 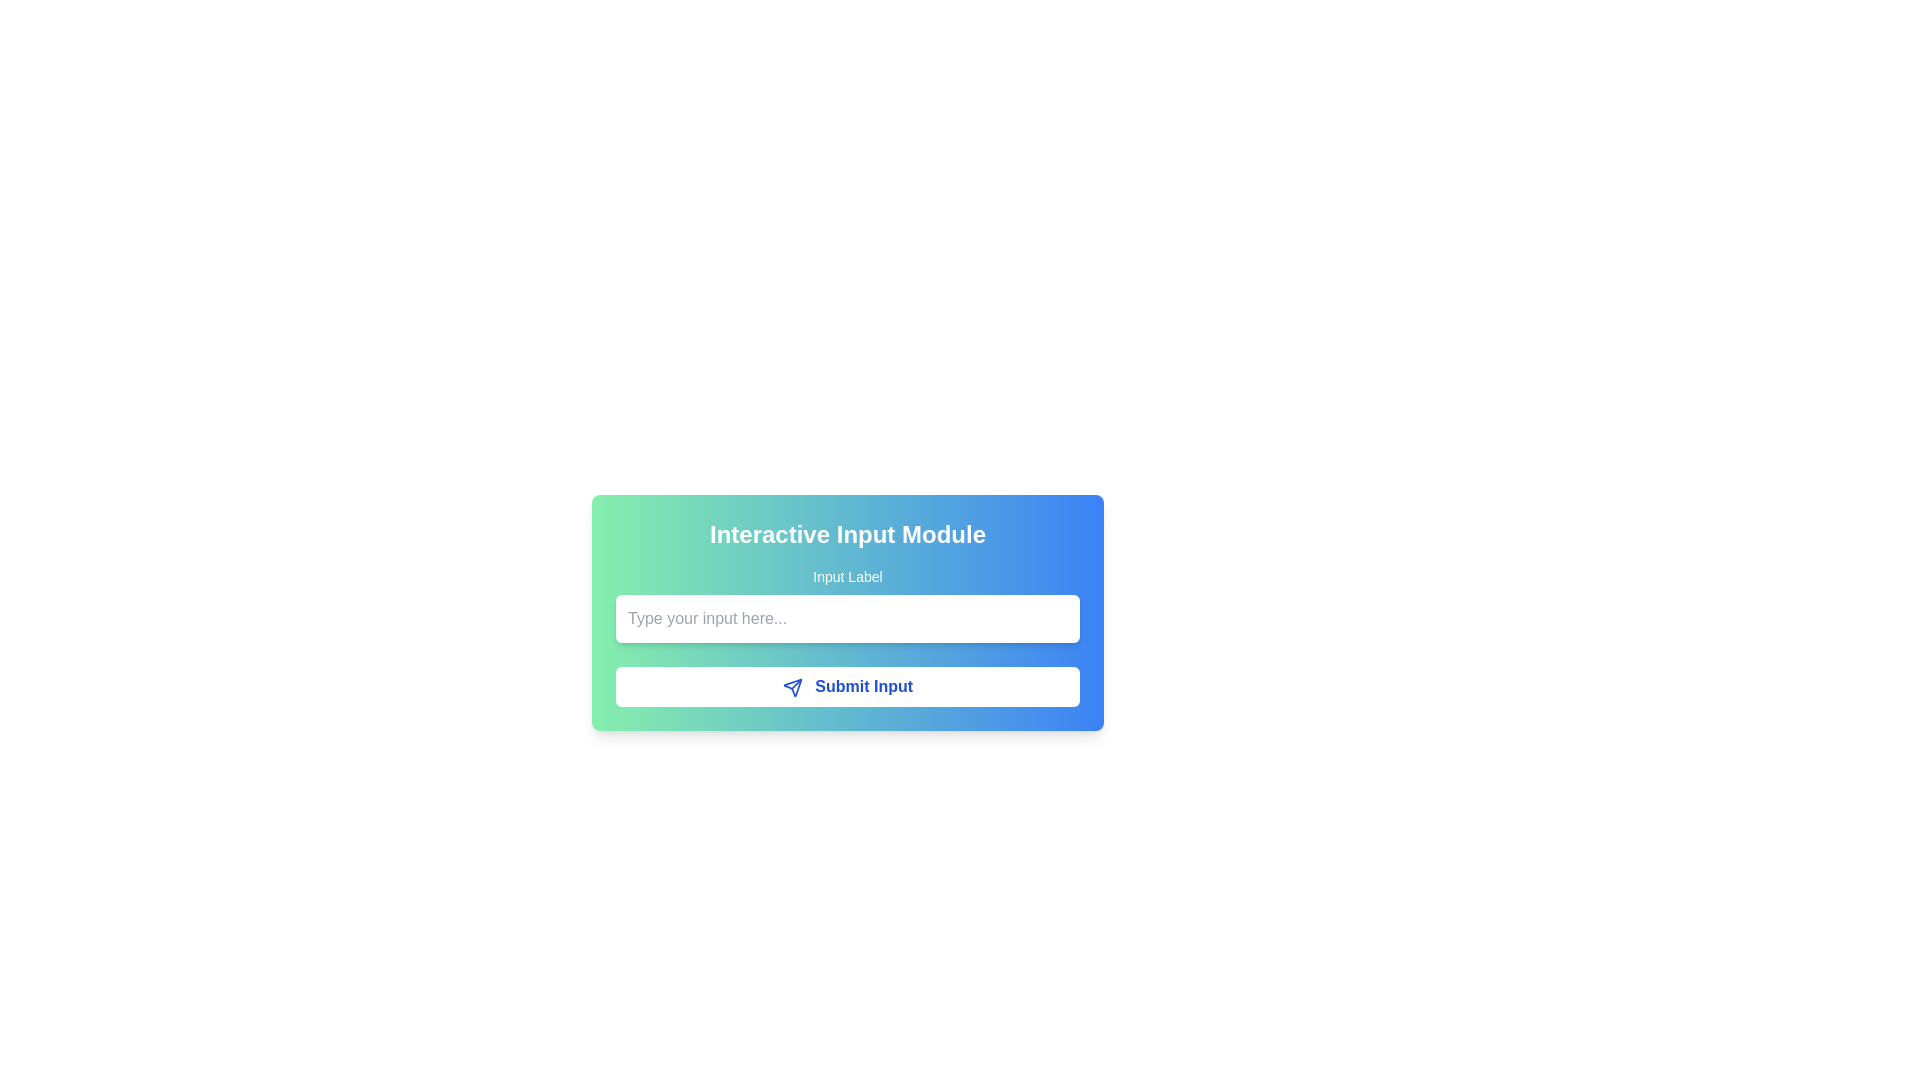 What do you see at coordinates (848, 577) in the screenshot?
I see `the descriptive label located near the top-right section of the interactive module, which helps users understand the purpose of the input field below` at bounding box center [848, 577].